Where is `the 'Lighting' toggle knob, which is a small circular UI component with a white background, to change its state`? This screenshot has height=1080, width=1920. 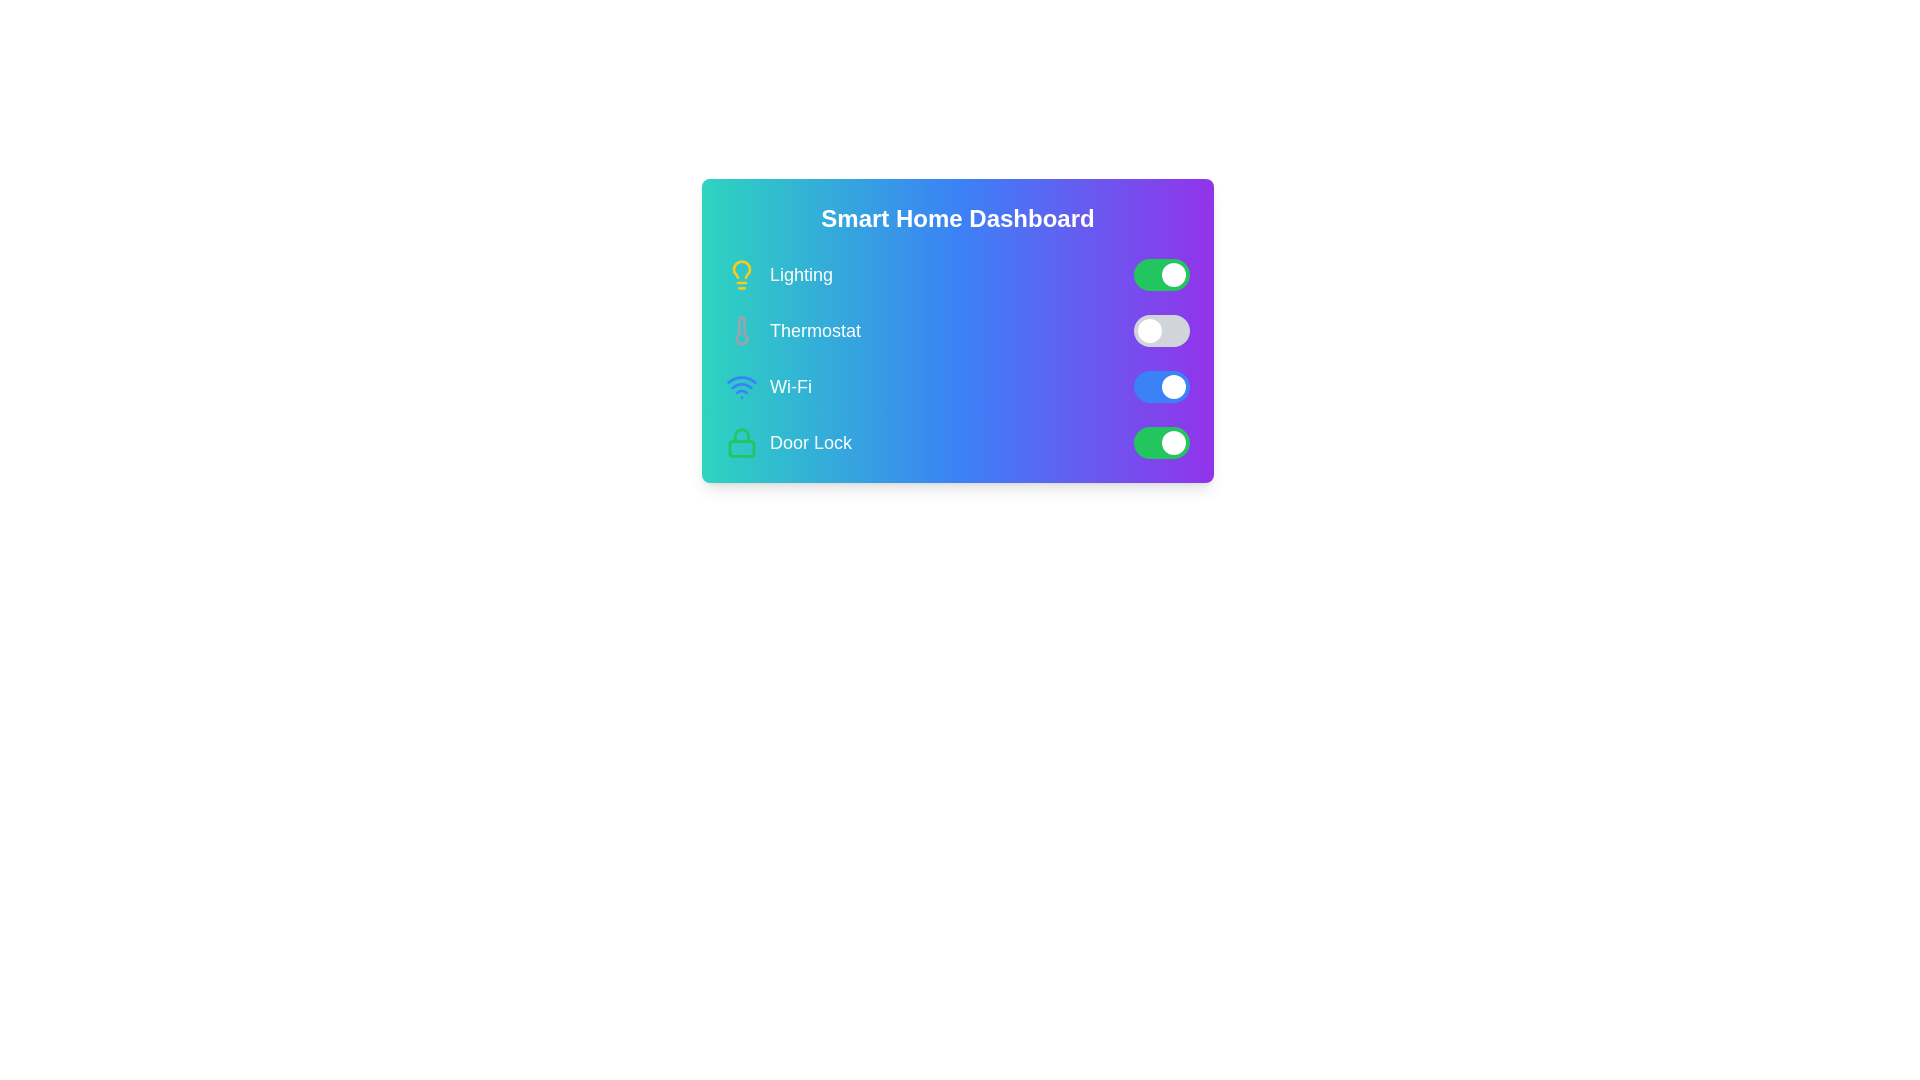
the 'Lighting' toggle knob, which is a small circular UI component with a white background, to change its state is located at coordinates (1174, 274).